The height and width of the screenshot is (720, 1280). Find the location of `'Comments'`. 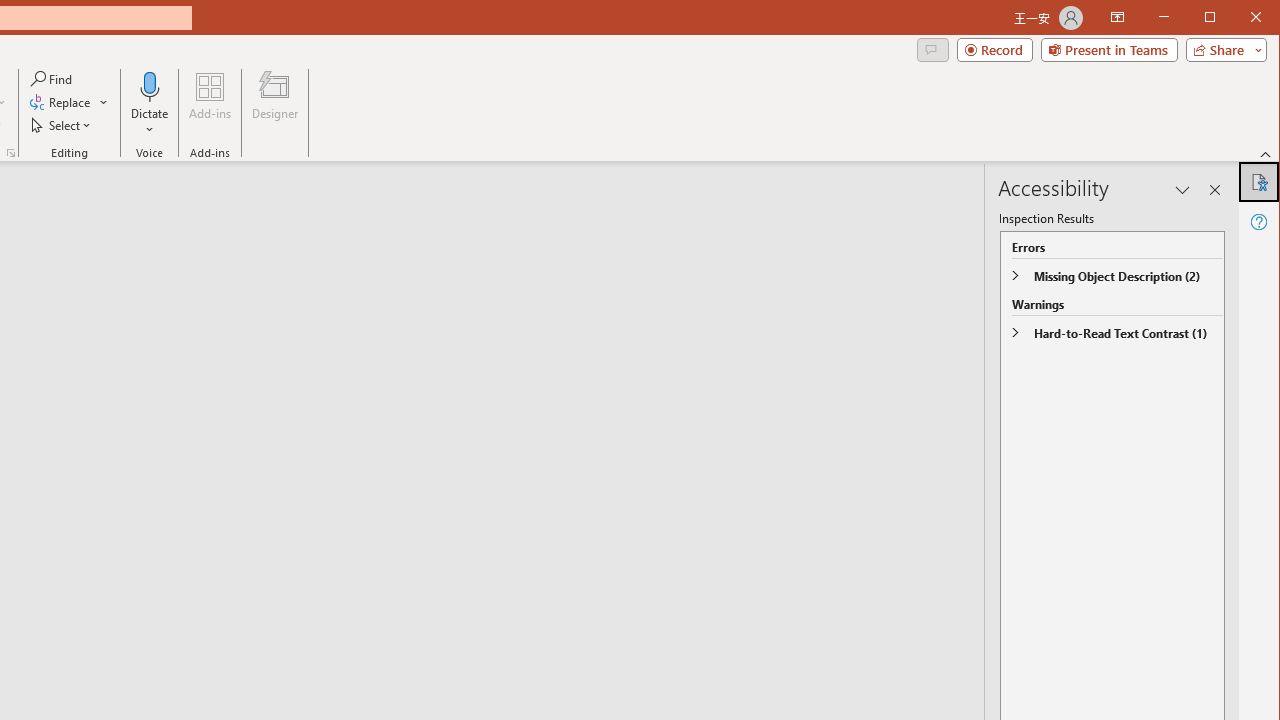

'Comments' is located at coordinates (931, 49).